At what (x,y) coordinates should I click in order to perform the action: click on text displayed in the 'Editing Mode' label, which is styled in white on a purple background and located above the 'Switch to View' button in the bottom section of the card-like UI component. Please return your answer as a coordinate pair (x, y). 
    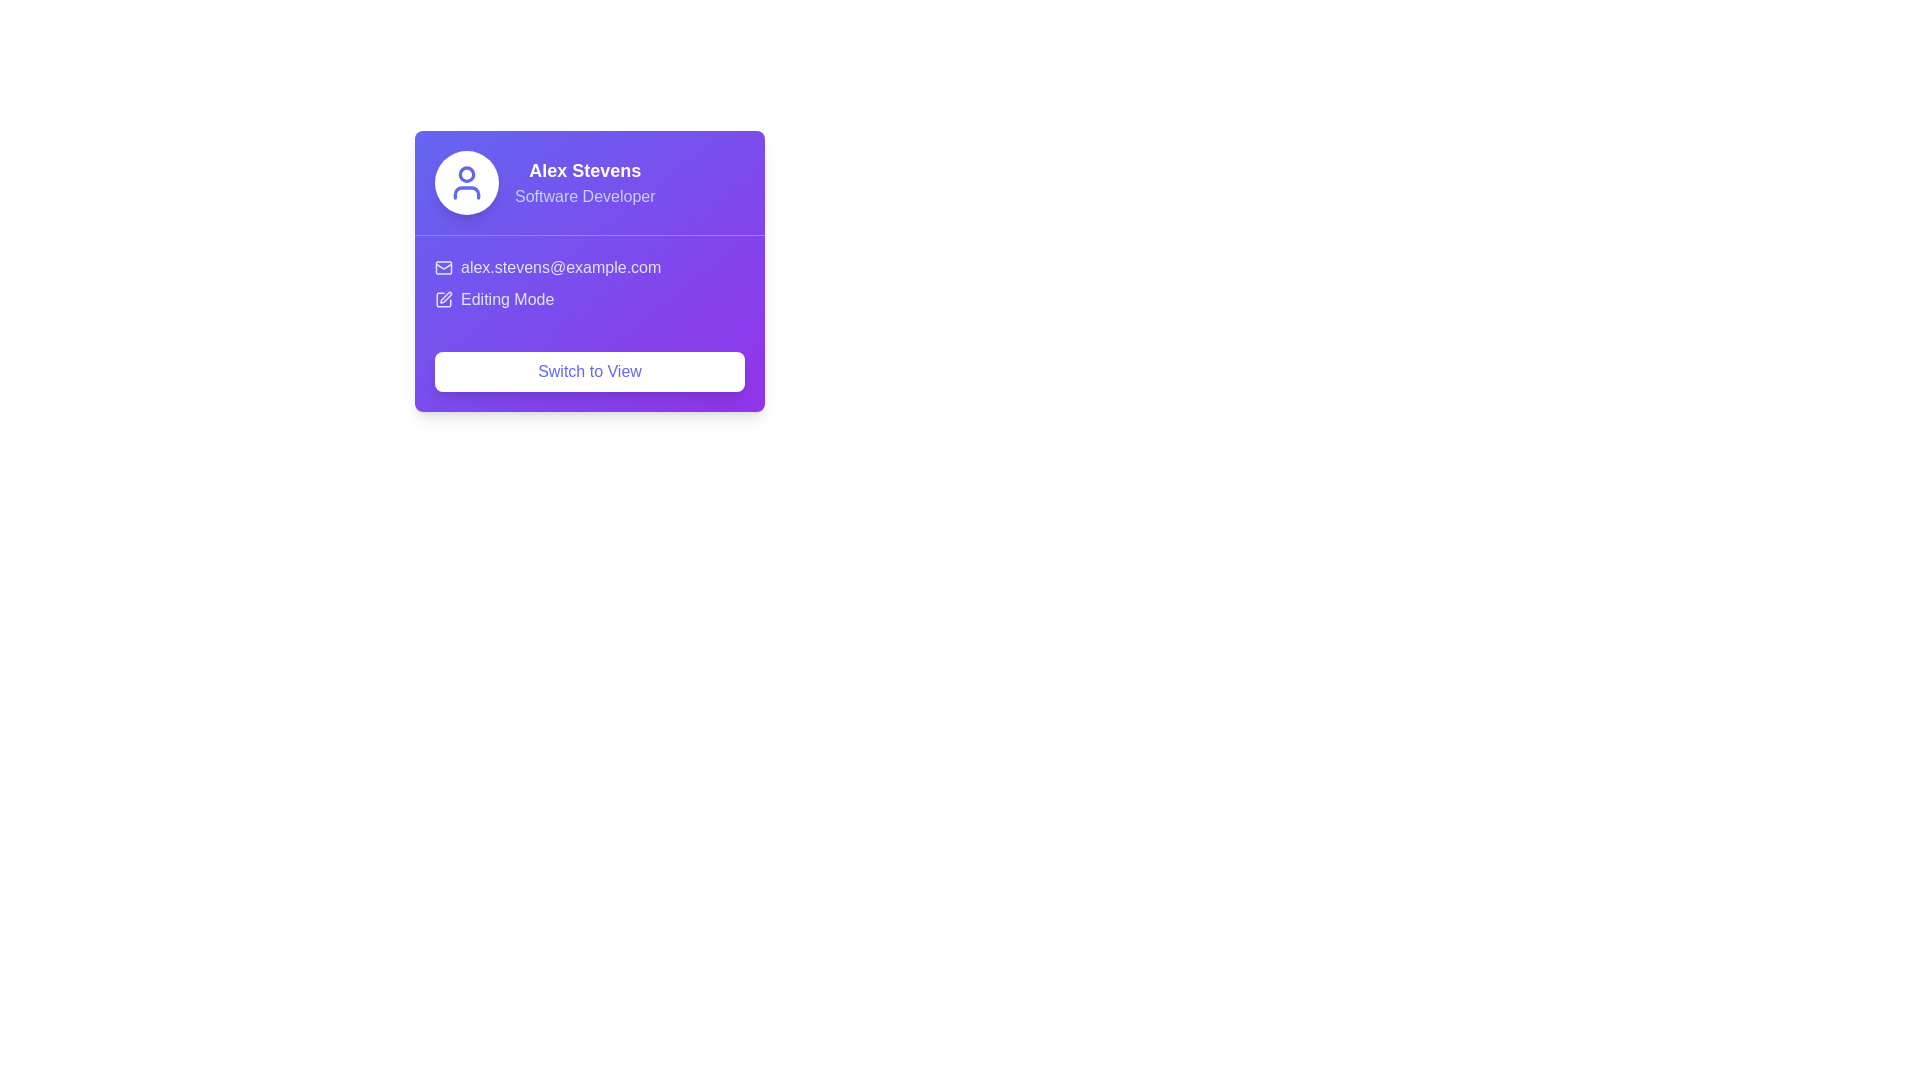
    Looking at the image, I should click on (507, 300).